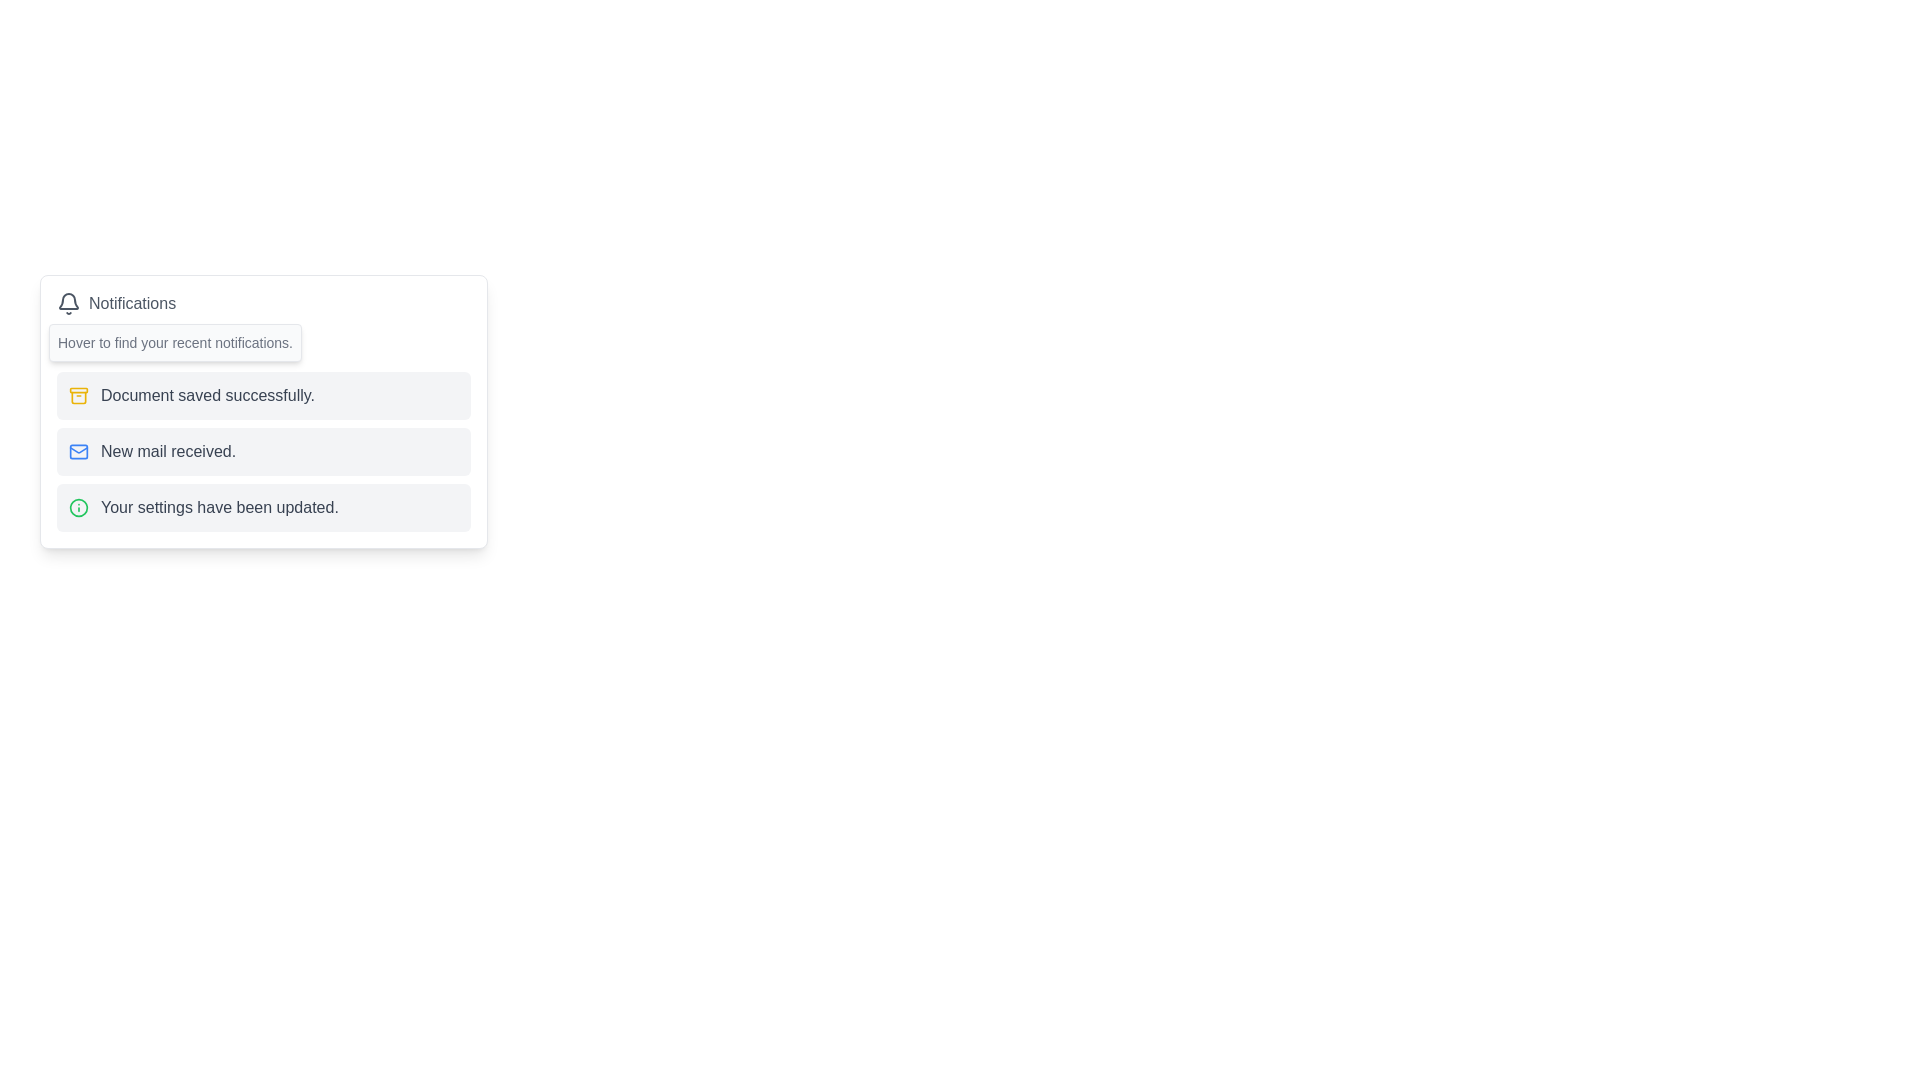 The width and height of the screenshot is (1920, 1080). Describe the element at coordinates (78, 507) in the screenshot. I see `the informational icon at the beginning of the 'Your settings have been updated' notification message, which is part of a gray notification card` at that location.